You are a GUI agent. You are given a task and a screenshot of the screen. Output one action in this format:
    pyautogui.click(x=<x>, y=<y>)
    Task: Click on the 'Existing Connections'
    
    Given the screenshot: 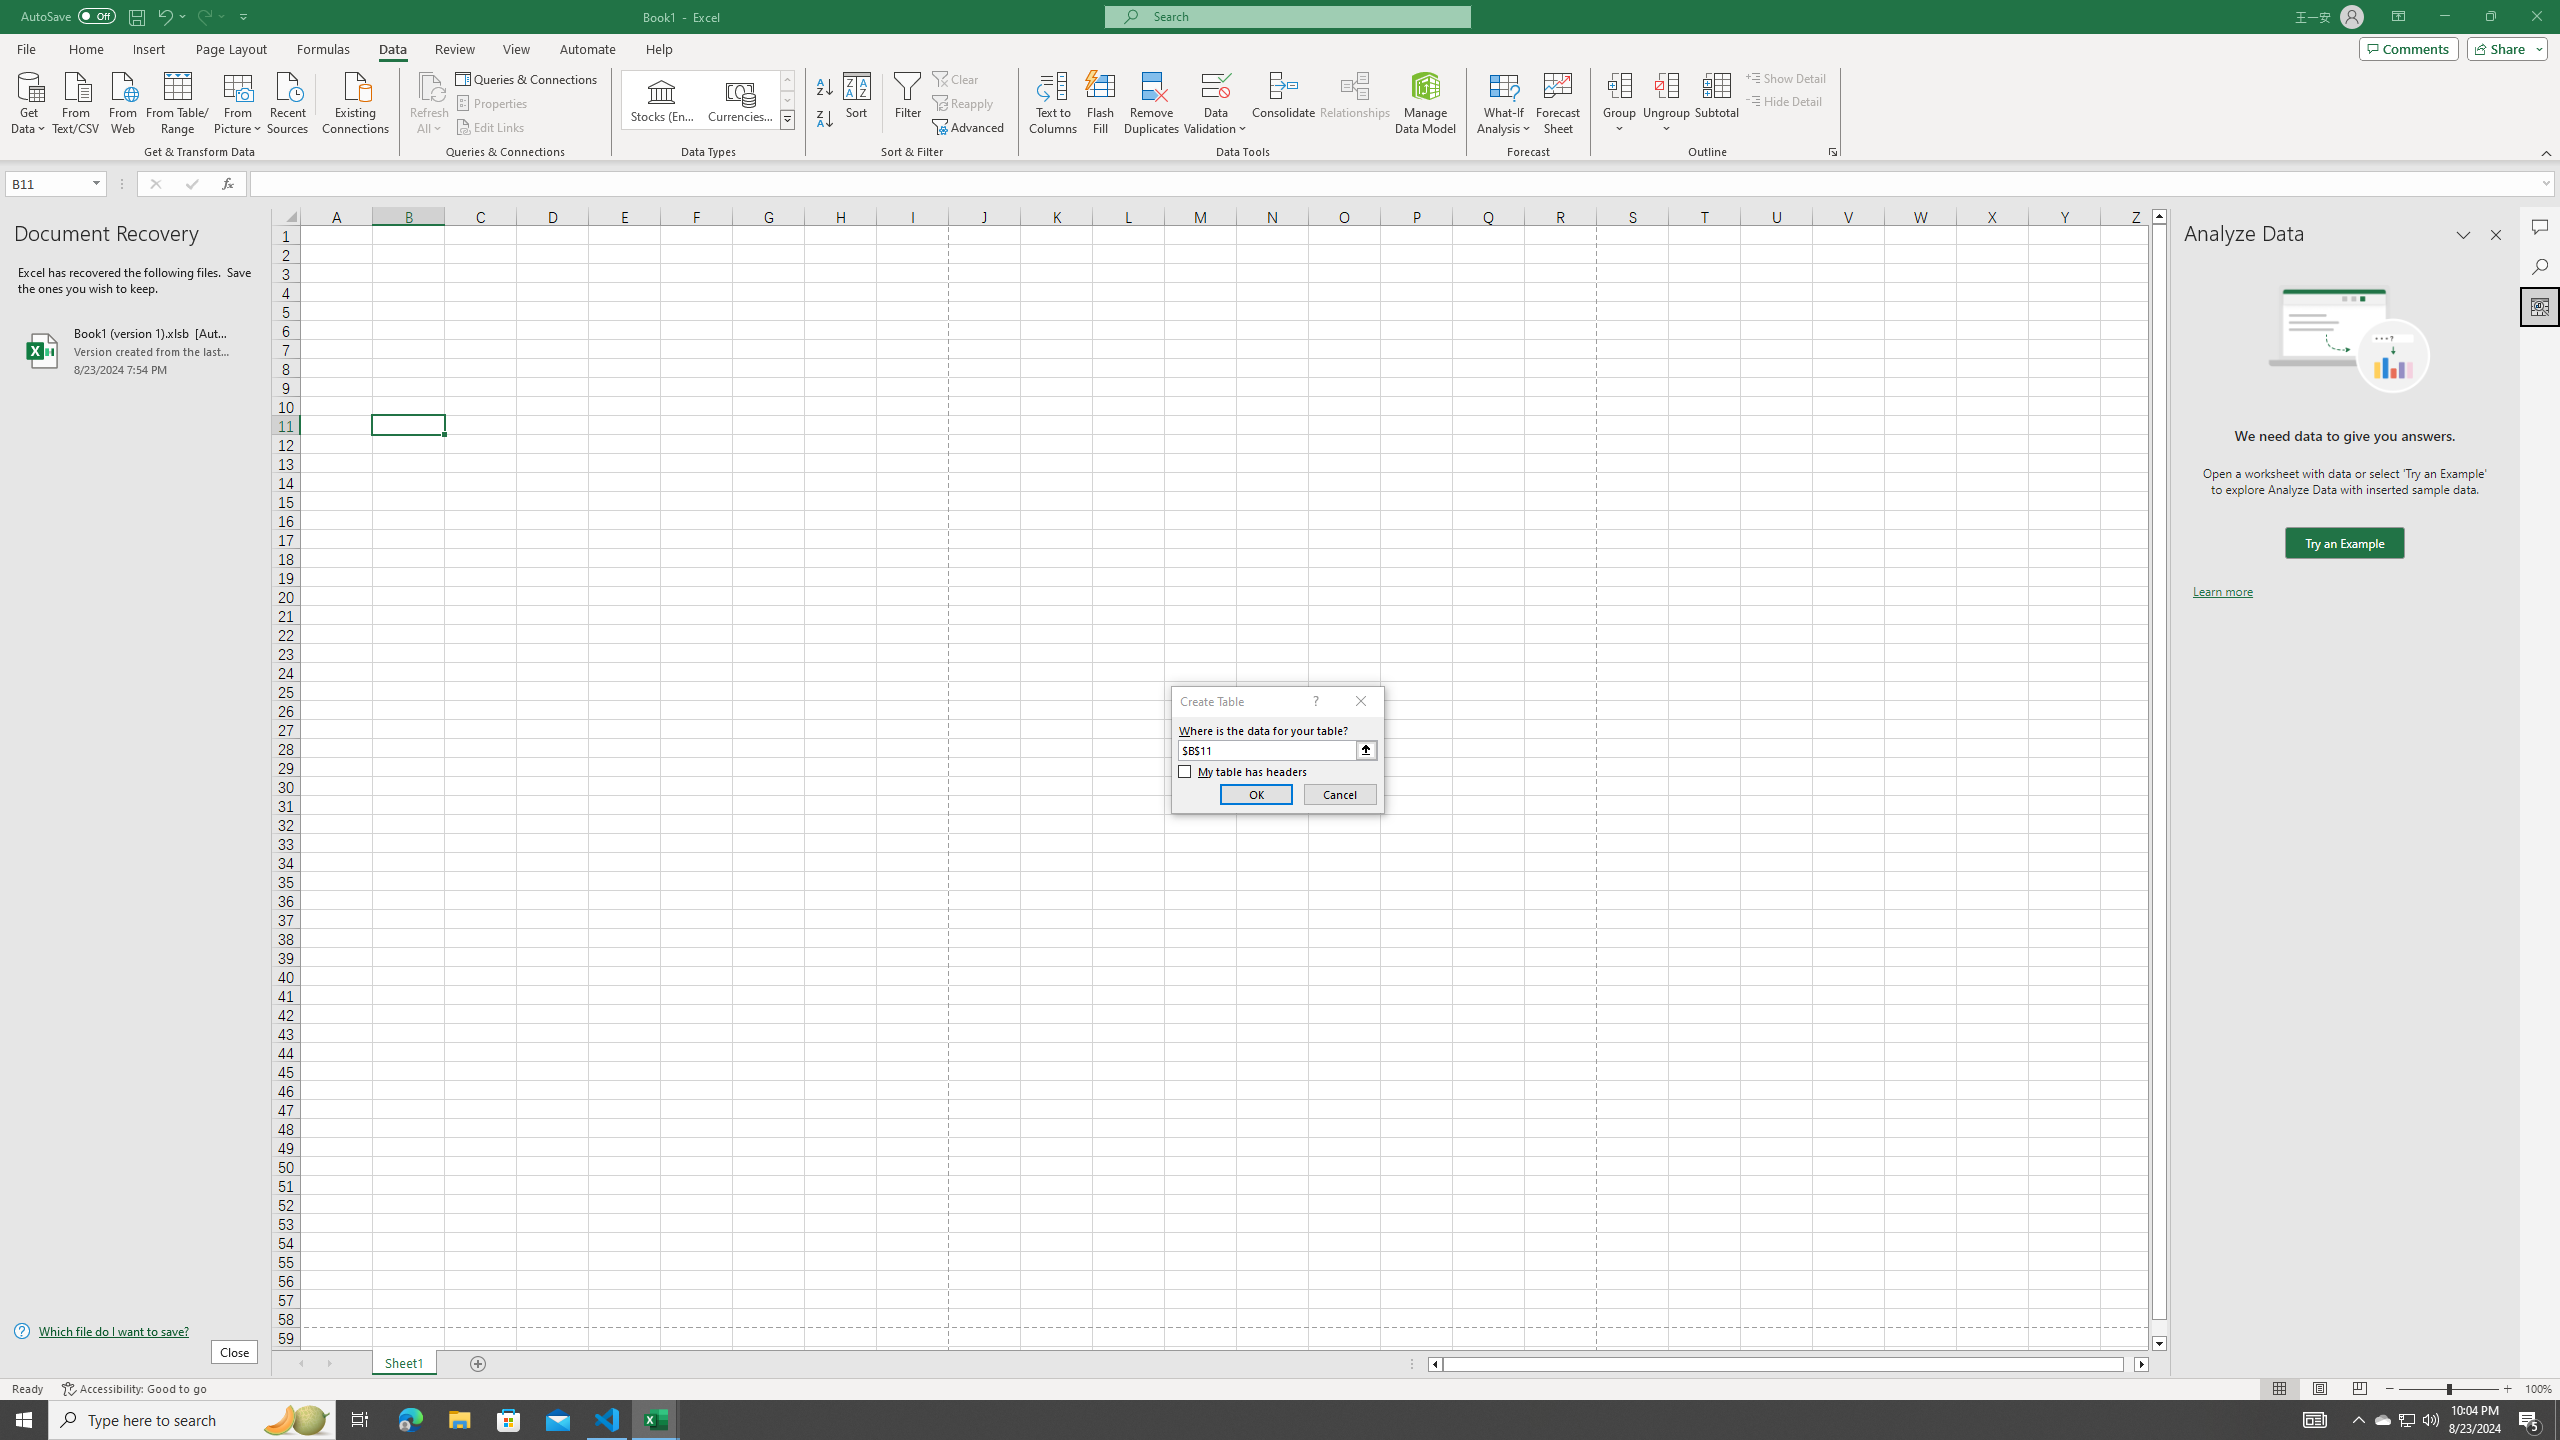 What is the action you would take?
    pyautogui.click(x=354, y=100)
    